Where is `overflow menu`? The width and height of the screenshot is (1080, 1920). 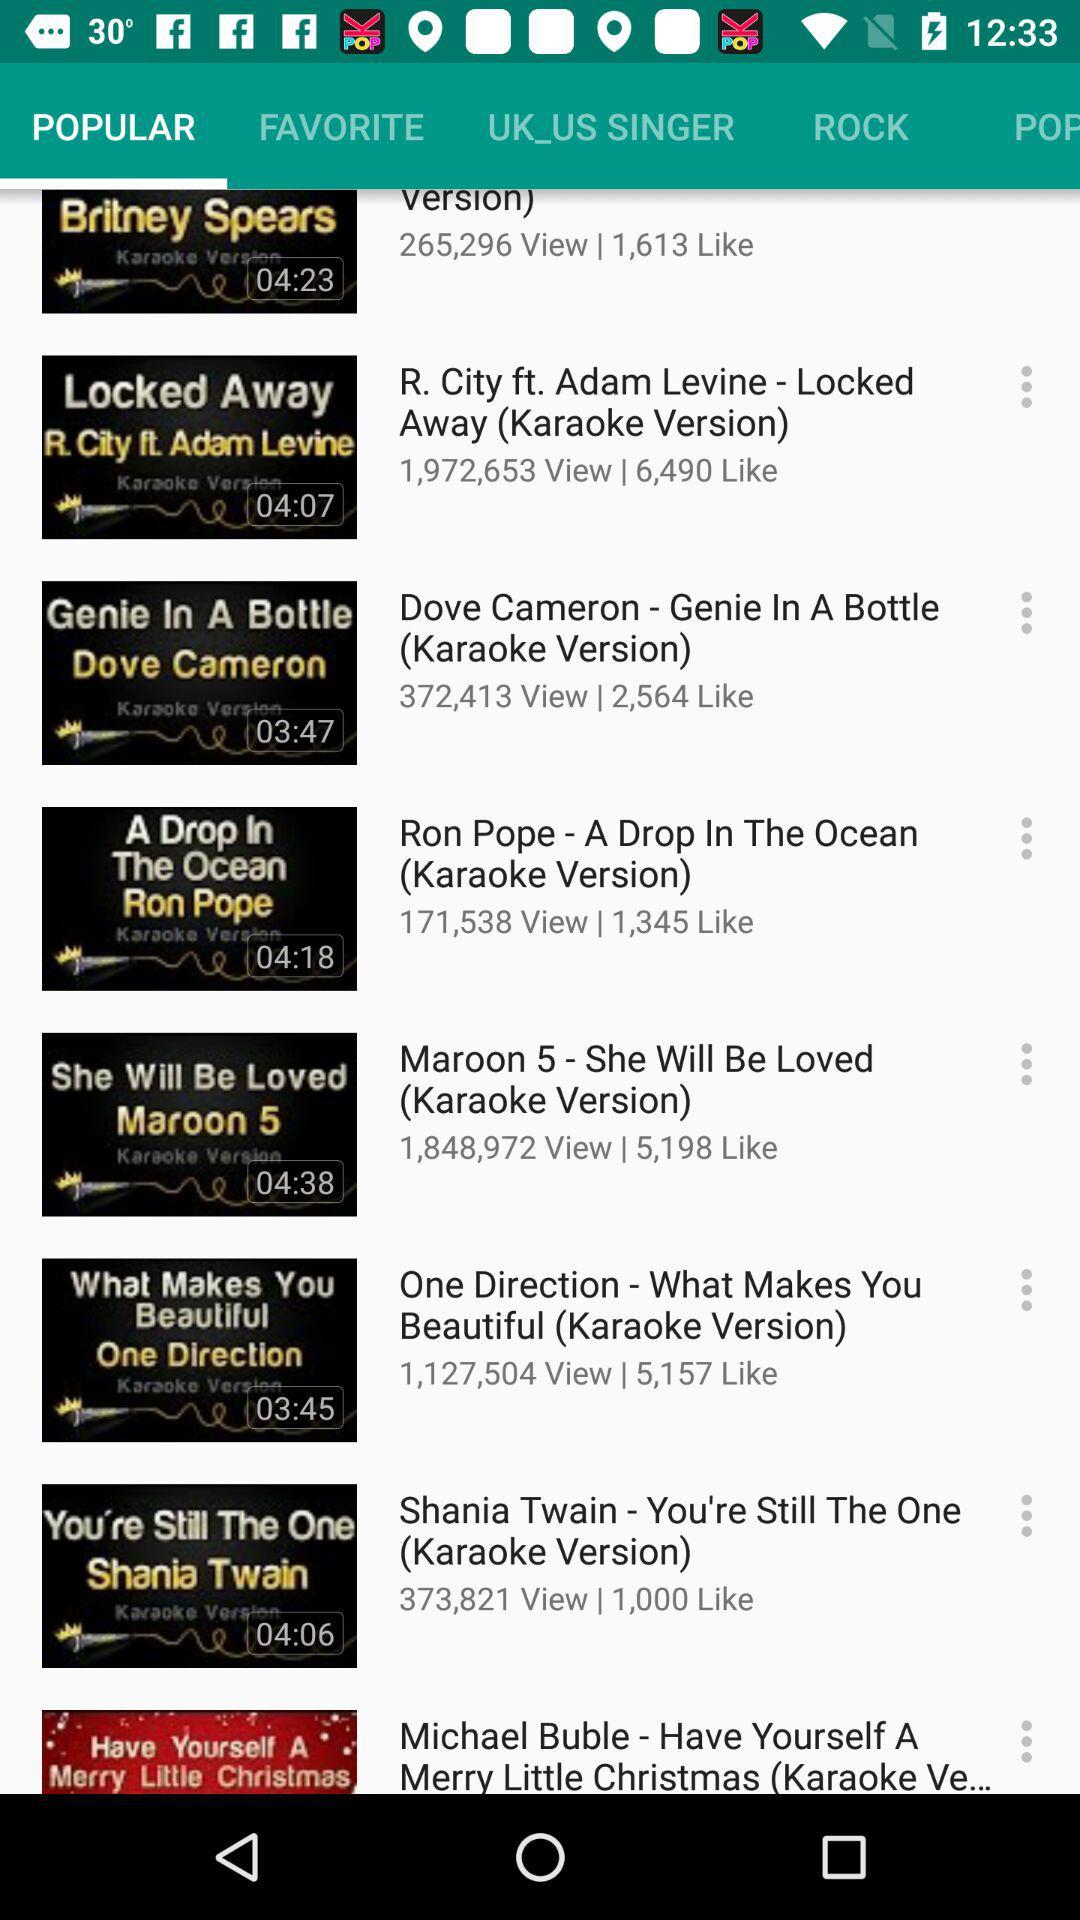 overflow menu is located at coordinates (1016, 611).